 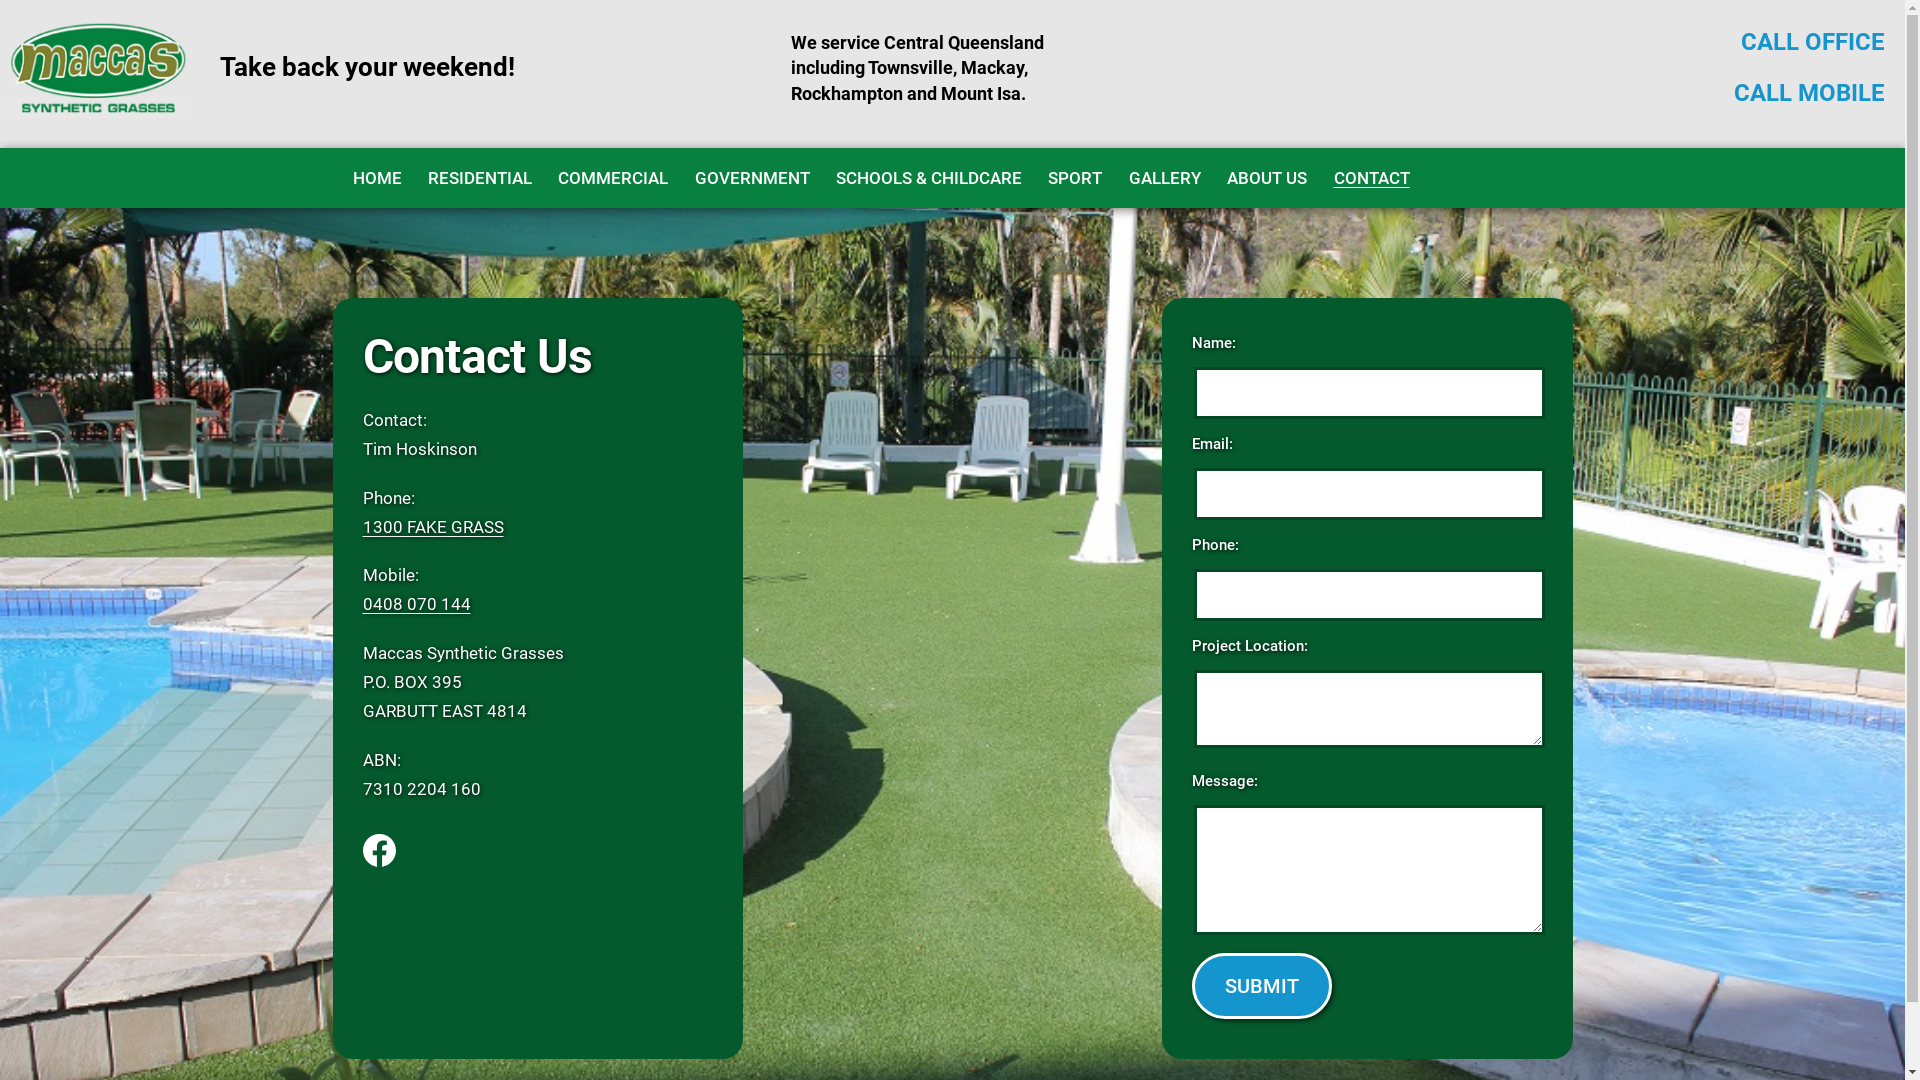 I want to click on 'RESIDENTIAL', so click(x=480, y=176).